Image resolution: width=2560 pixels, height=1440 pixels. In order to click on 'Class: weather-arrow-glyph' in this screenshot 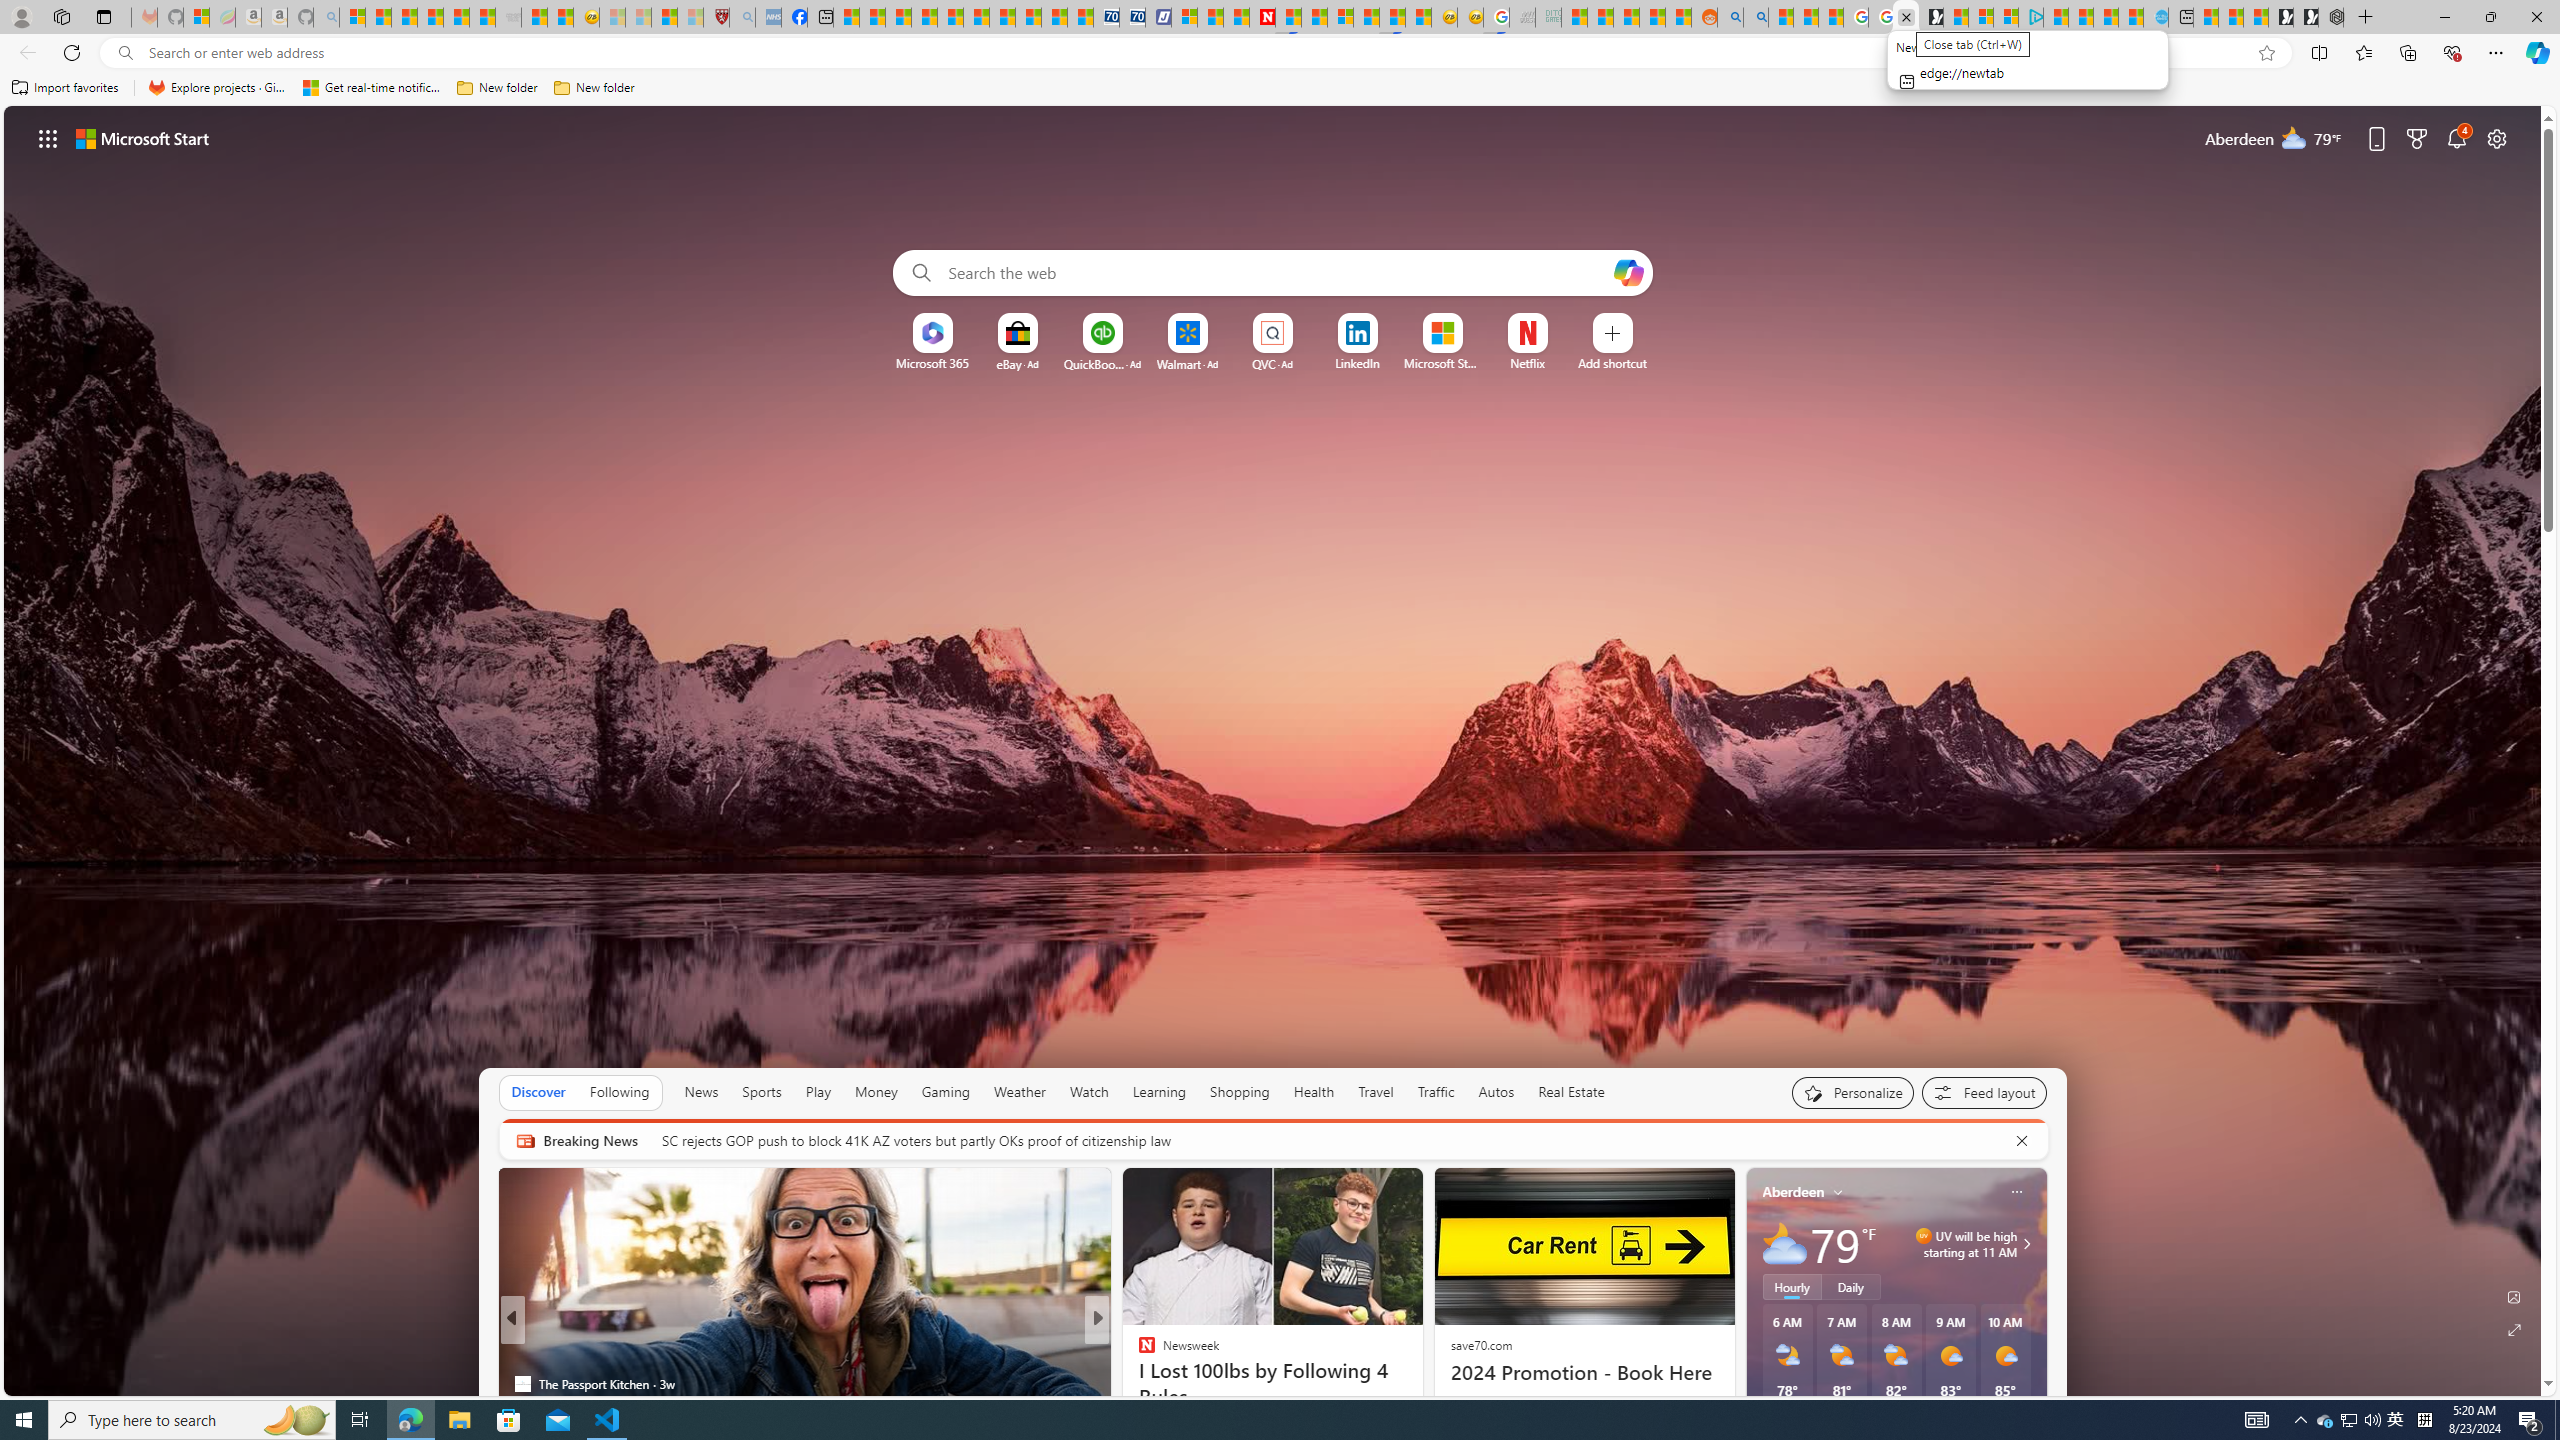, I will do `click(2025, 1244)`.